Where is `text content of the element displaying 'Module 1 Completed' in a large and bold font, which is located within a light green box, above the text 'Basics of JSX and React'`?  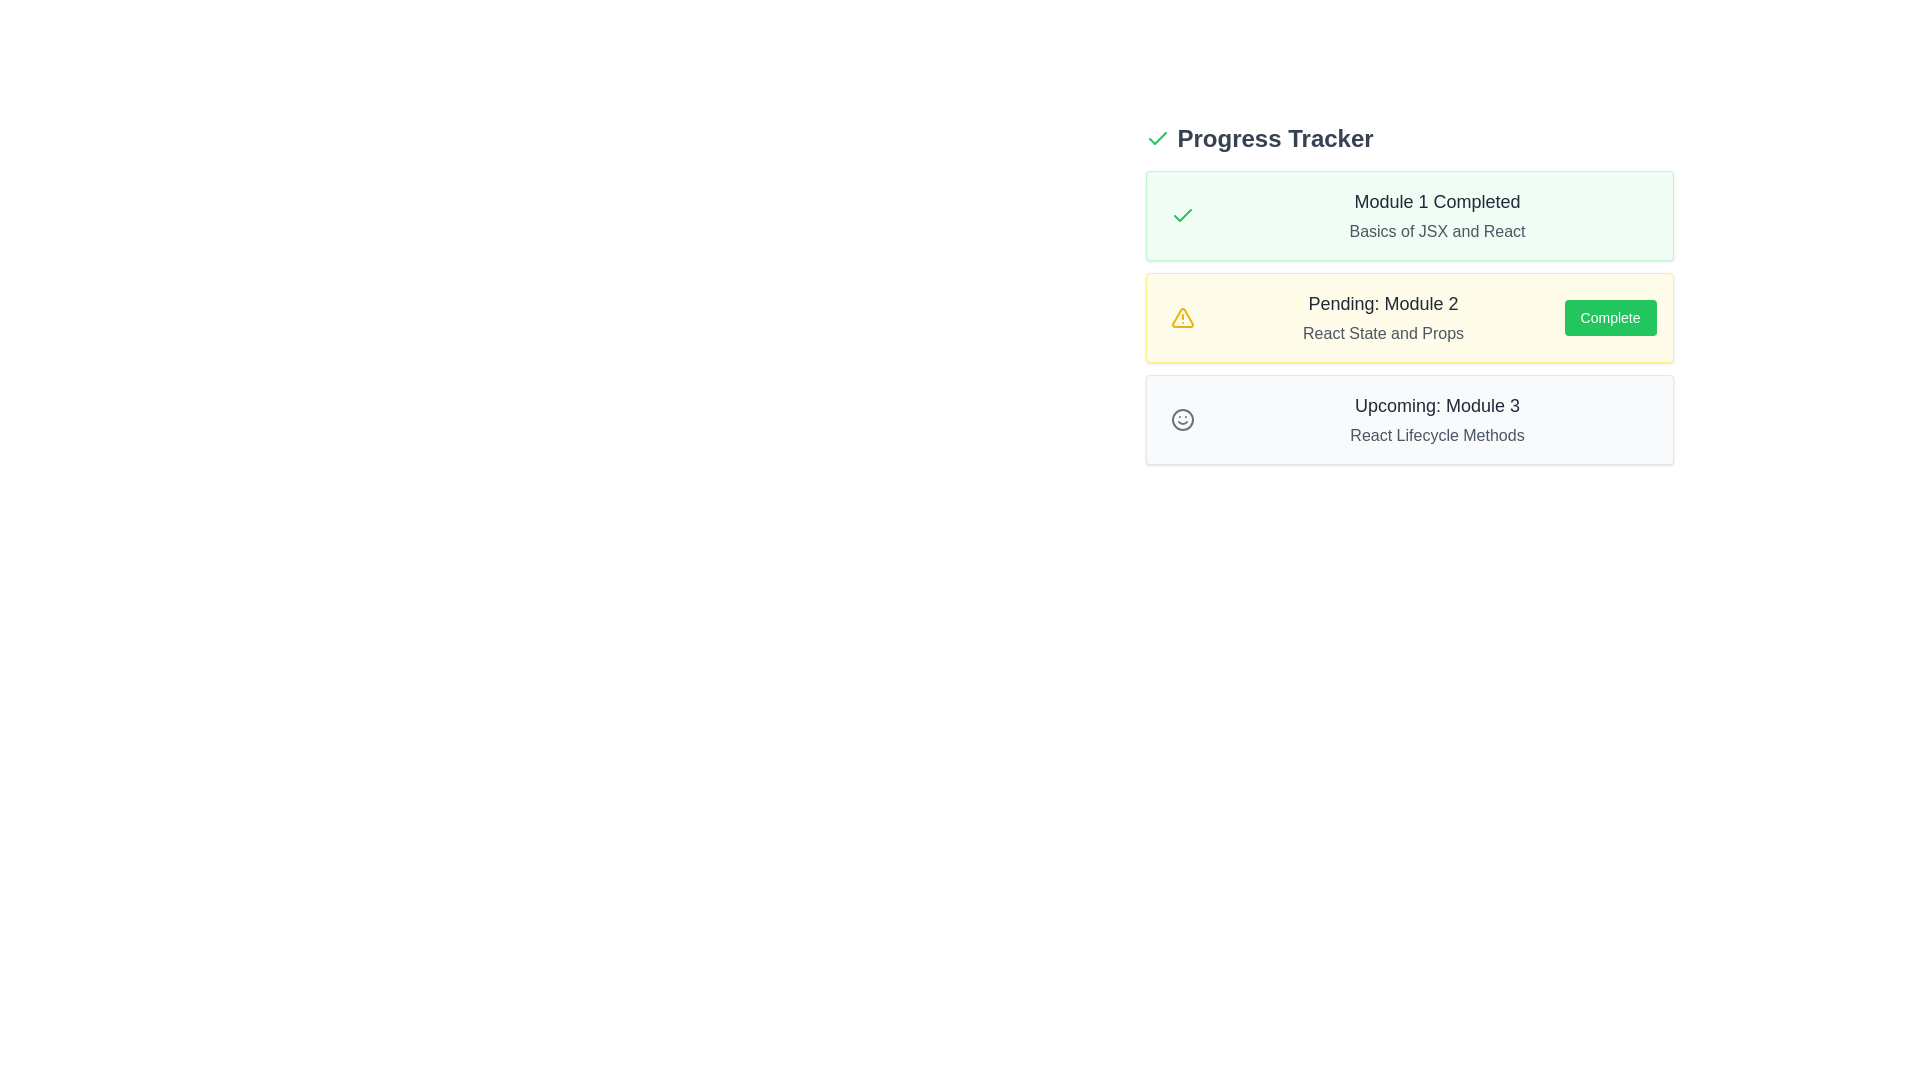
text content of the element displaying 'Module 1 Completed' in a large and bold font, which is located within a light green box, above the text 'Basics of JSX and React' is located at coordinates (1436, 201).